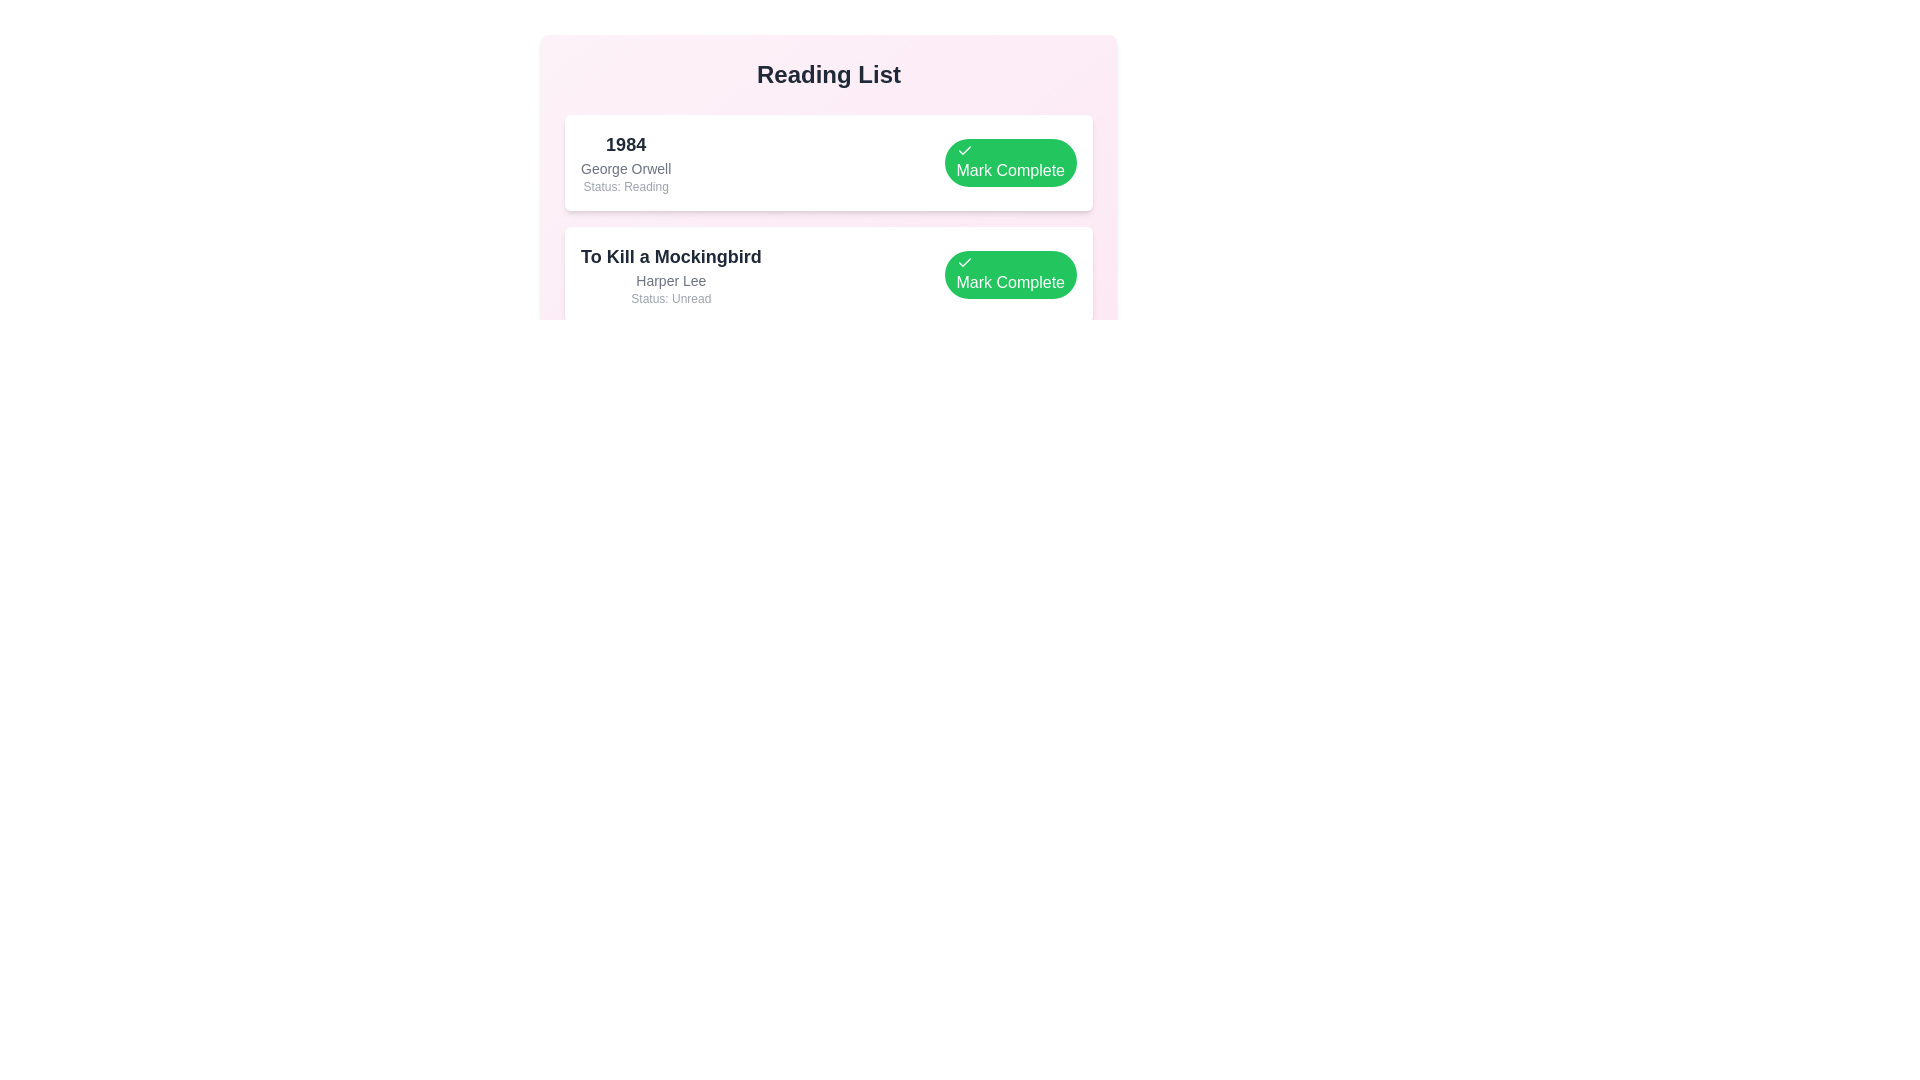  What do you see at coordinates (1010, 161) in the screenshot?
I see `'Mark Complete' button for the book titled '1984'` at bounding box center [1010, 161].